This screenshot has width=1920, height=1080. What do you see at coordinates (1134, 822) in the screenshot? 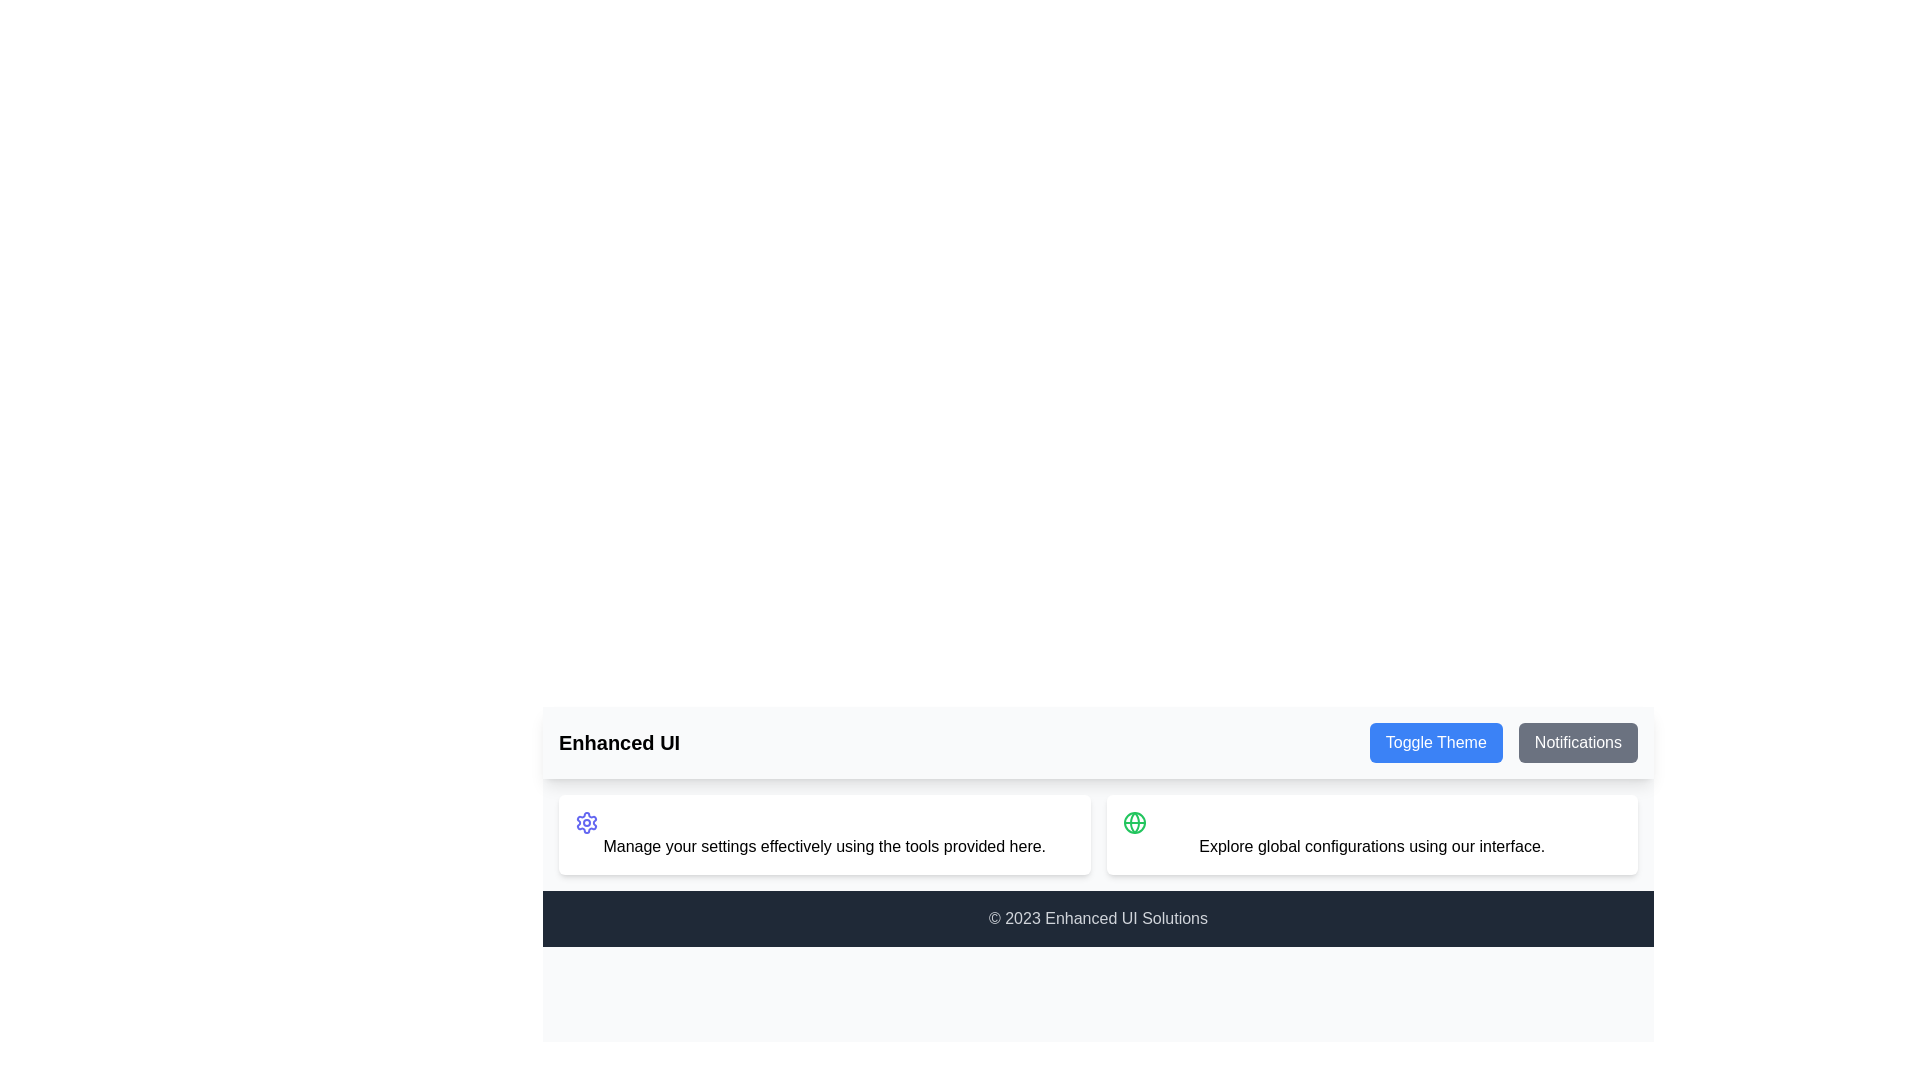
I see `the central SVG Circle of the globe icon, which serves a decorative function within the interface` at bounding box center [1134, 822].